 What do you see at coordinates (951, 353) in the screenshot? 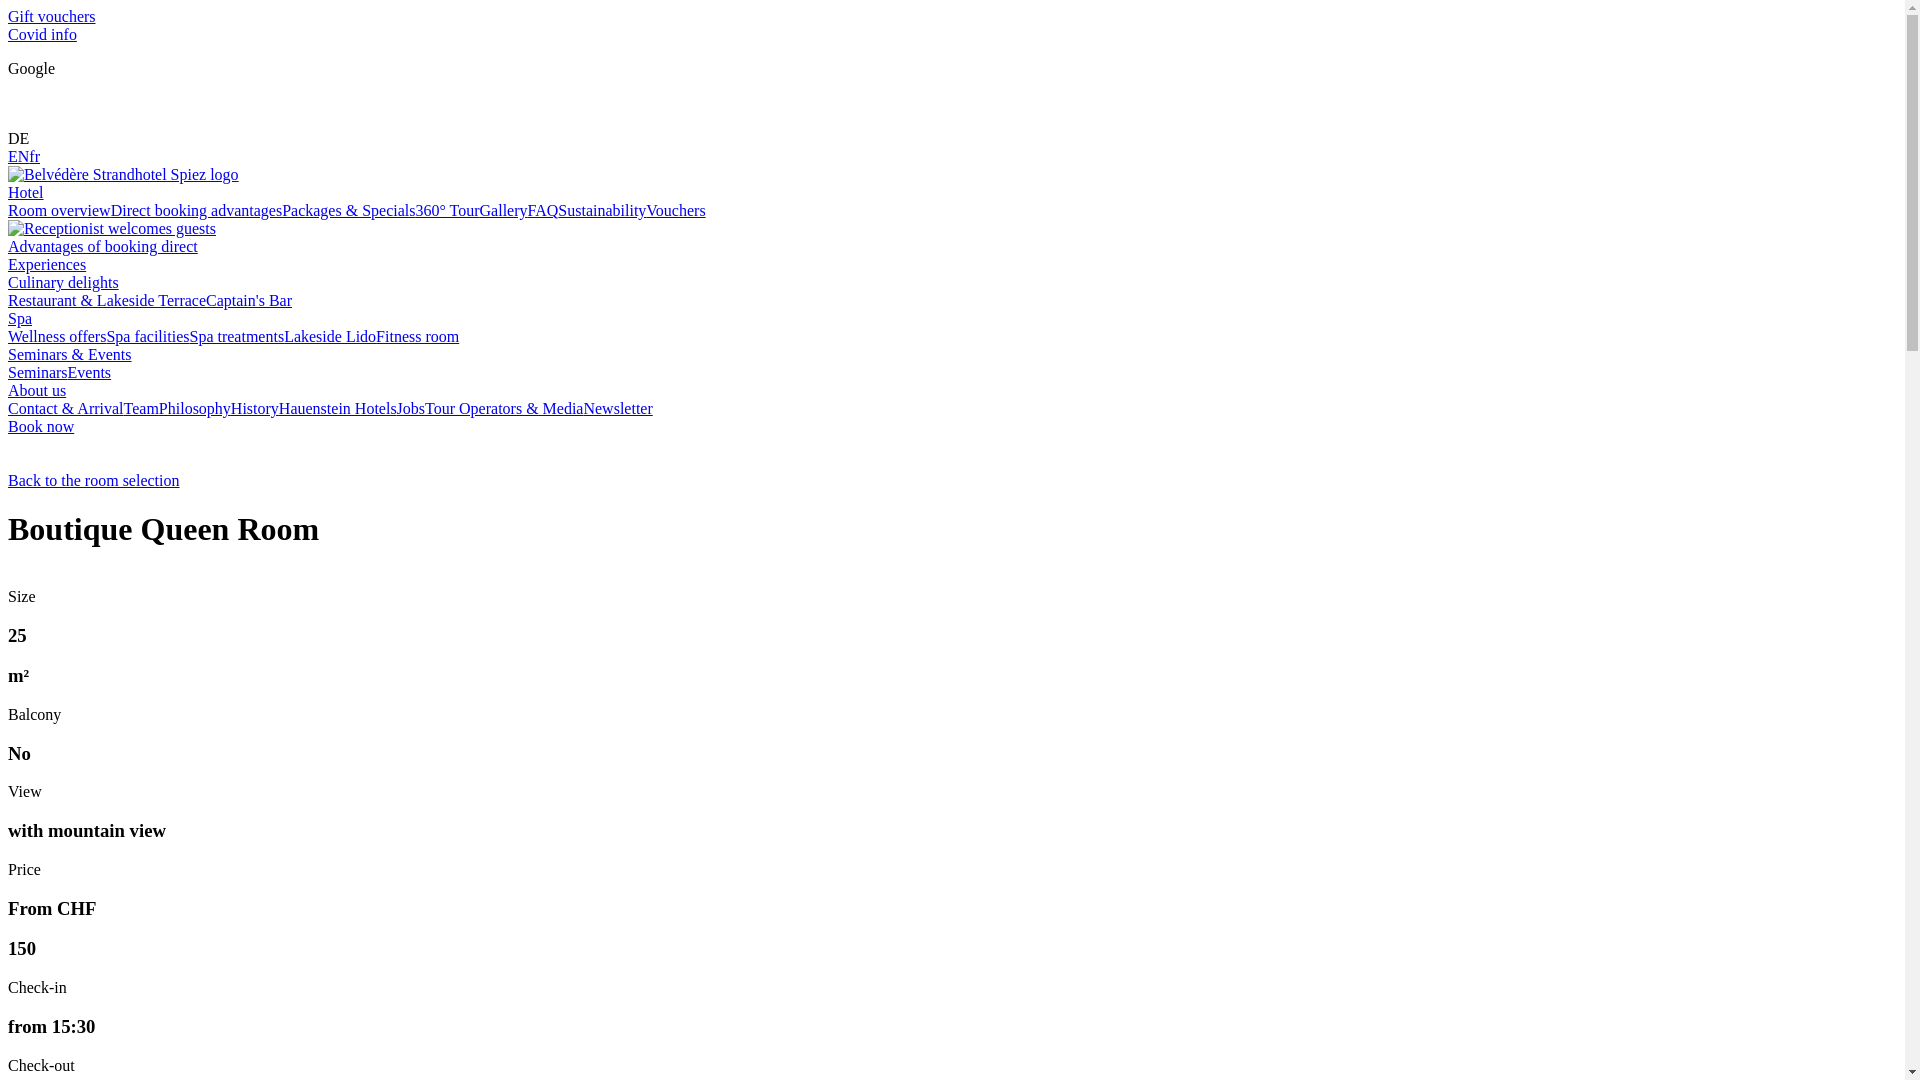
I see `'Seminars & Events'` at bounding box center [951, 353].